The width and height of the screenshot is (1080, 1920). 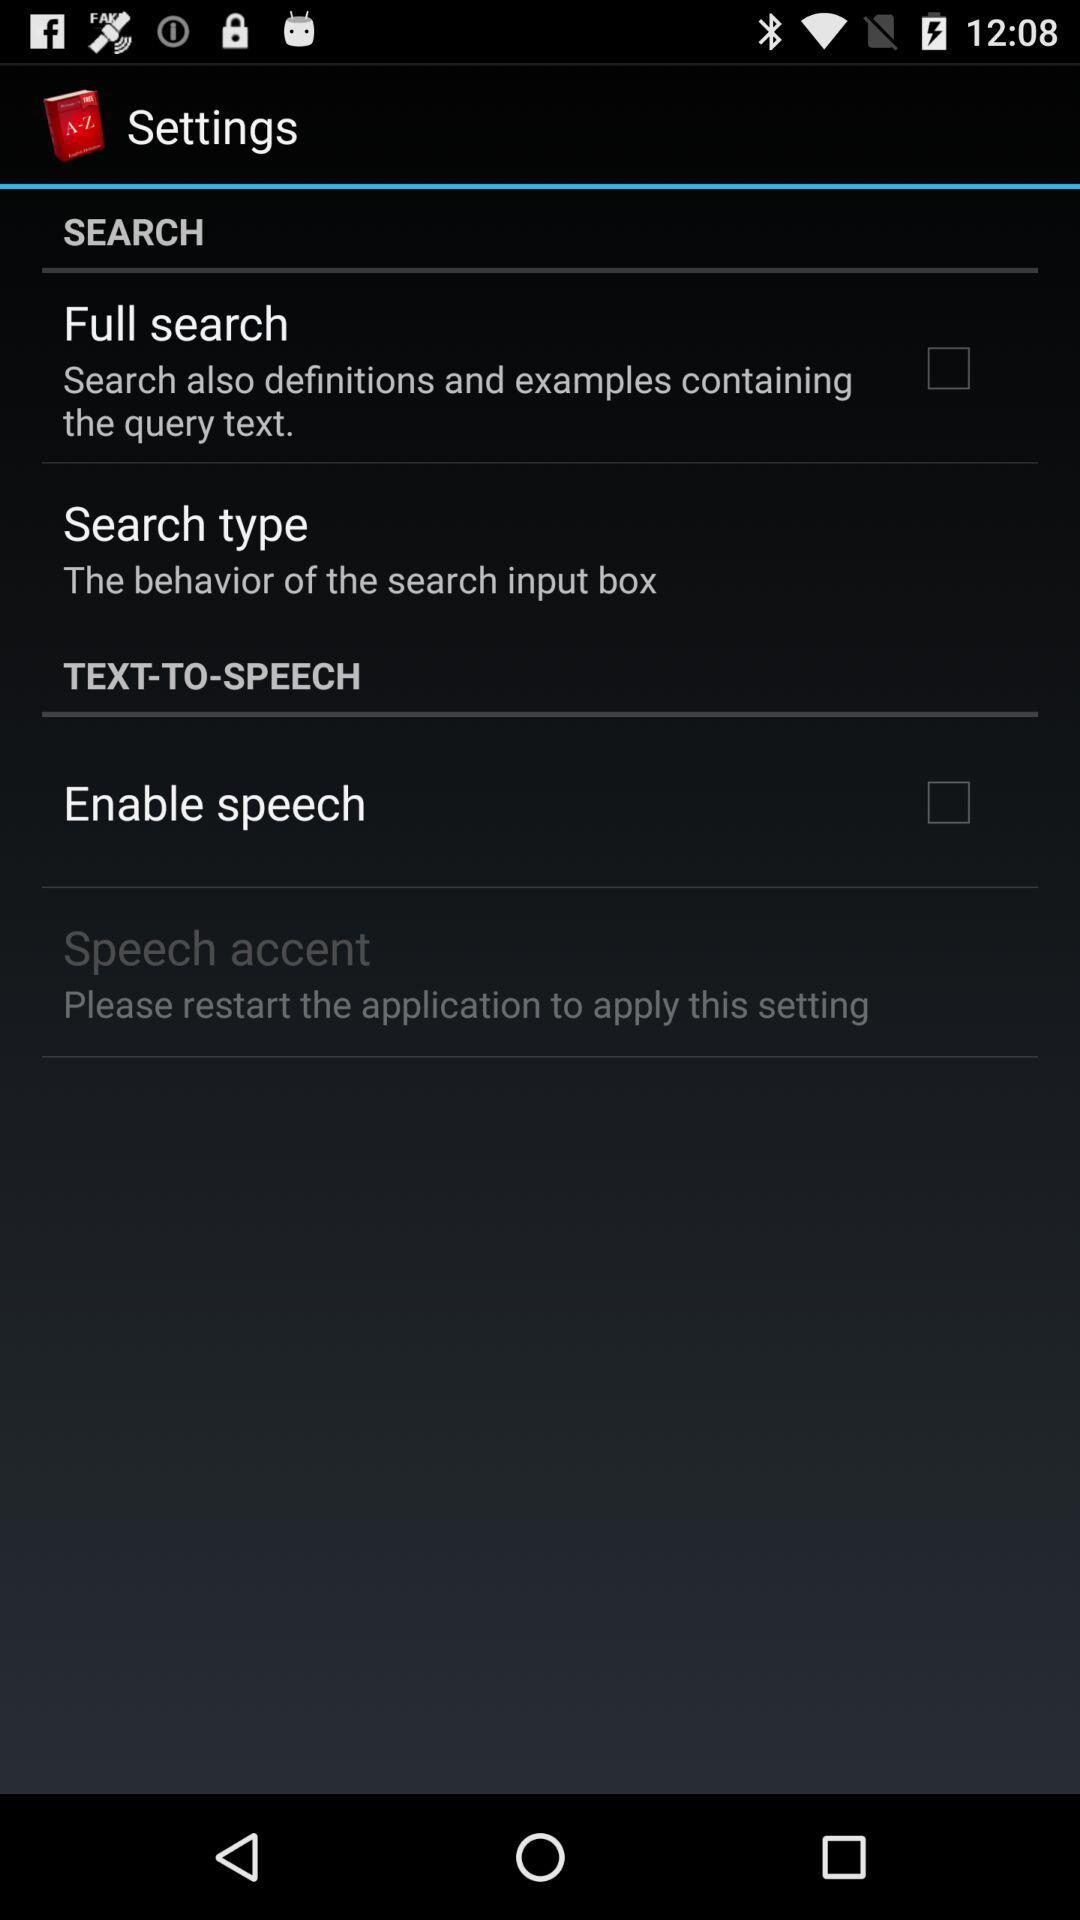 I want to click on the square box to the right of full search text, so click(x=947, y=368).